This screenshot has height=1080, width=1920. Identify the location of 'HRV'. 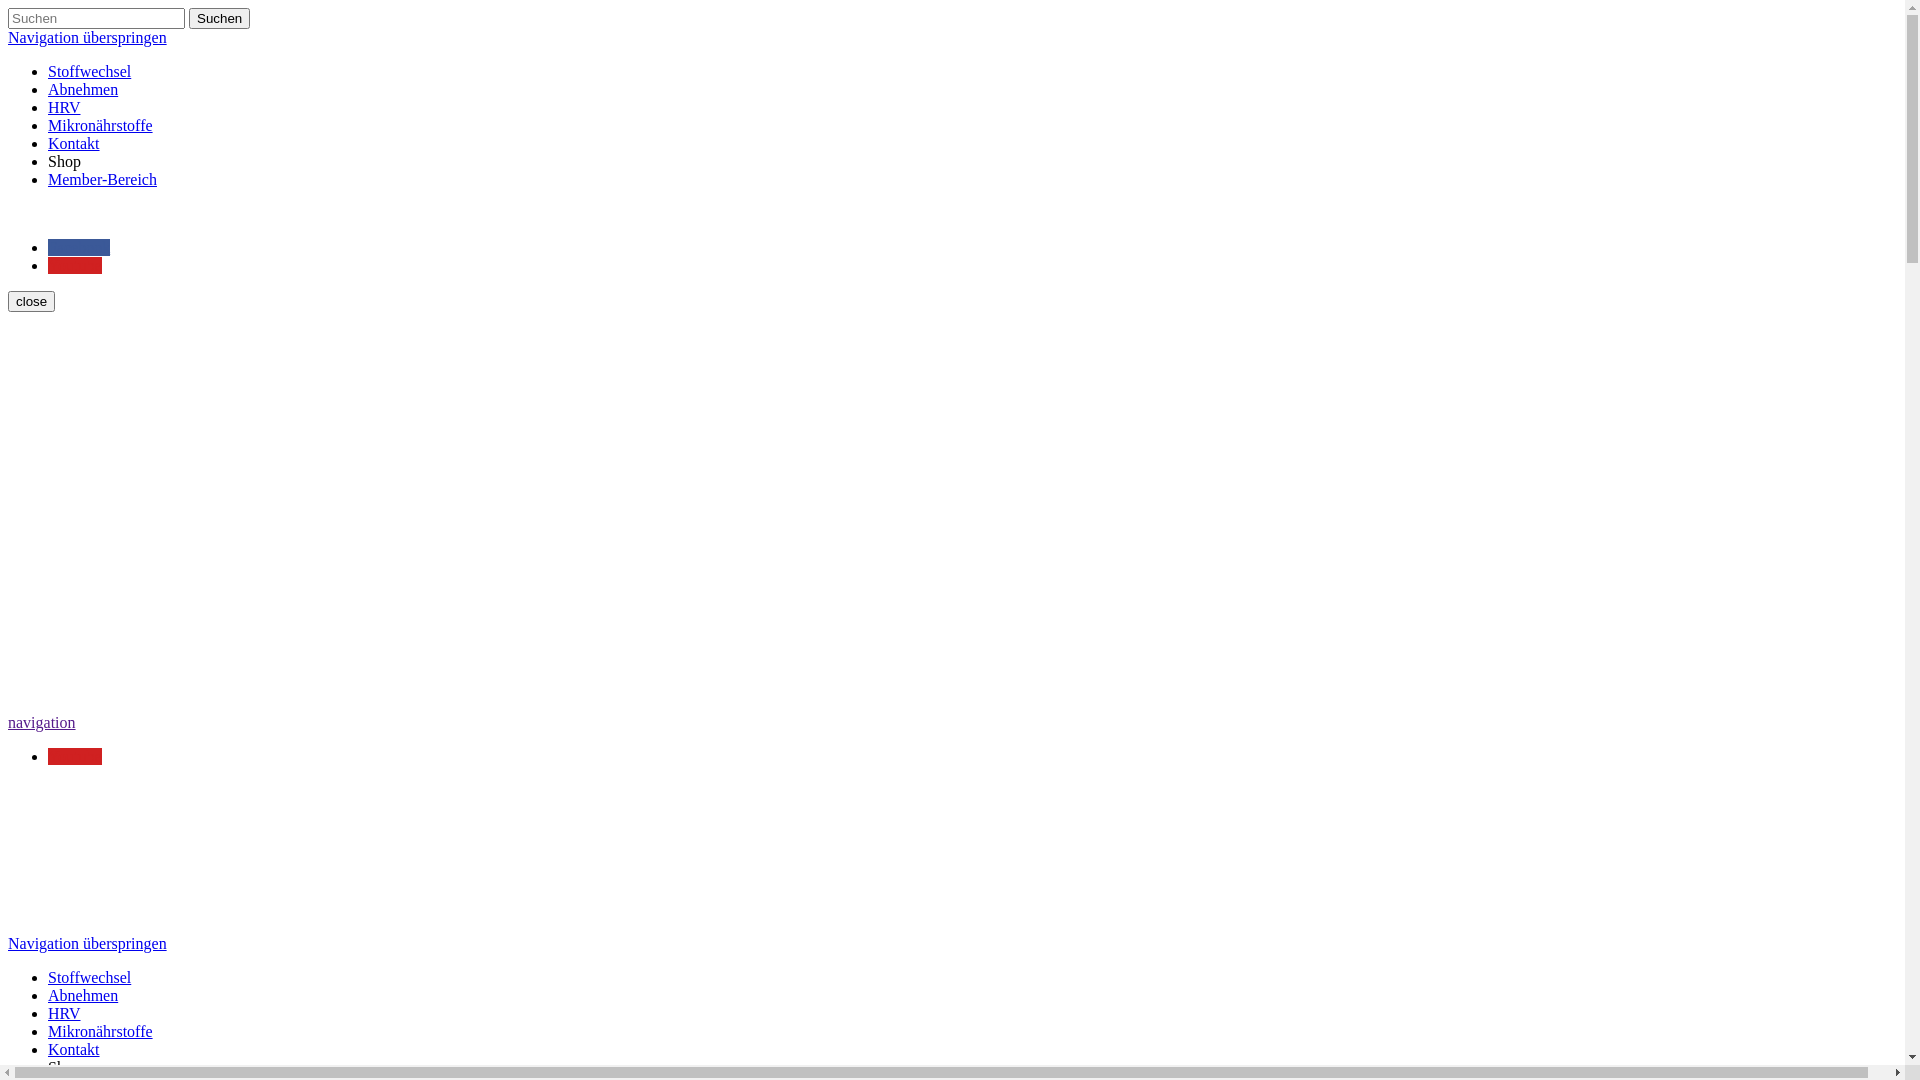
(64, 1013).